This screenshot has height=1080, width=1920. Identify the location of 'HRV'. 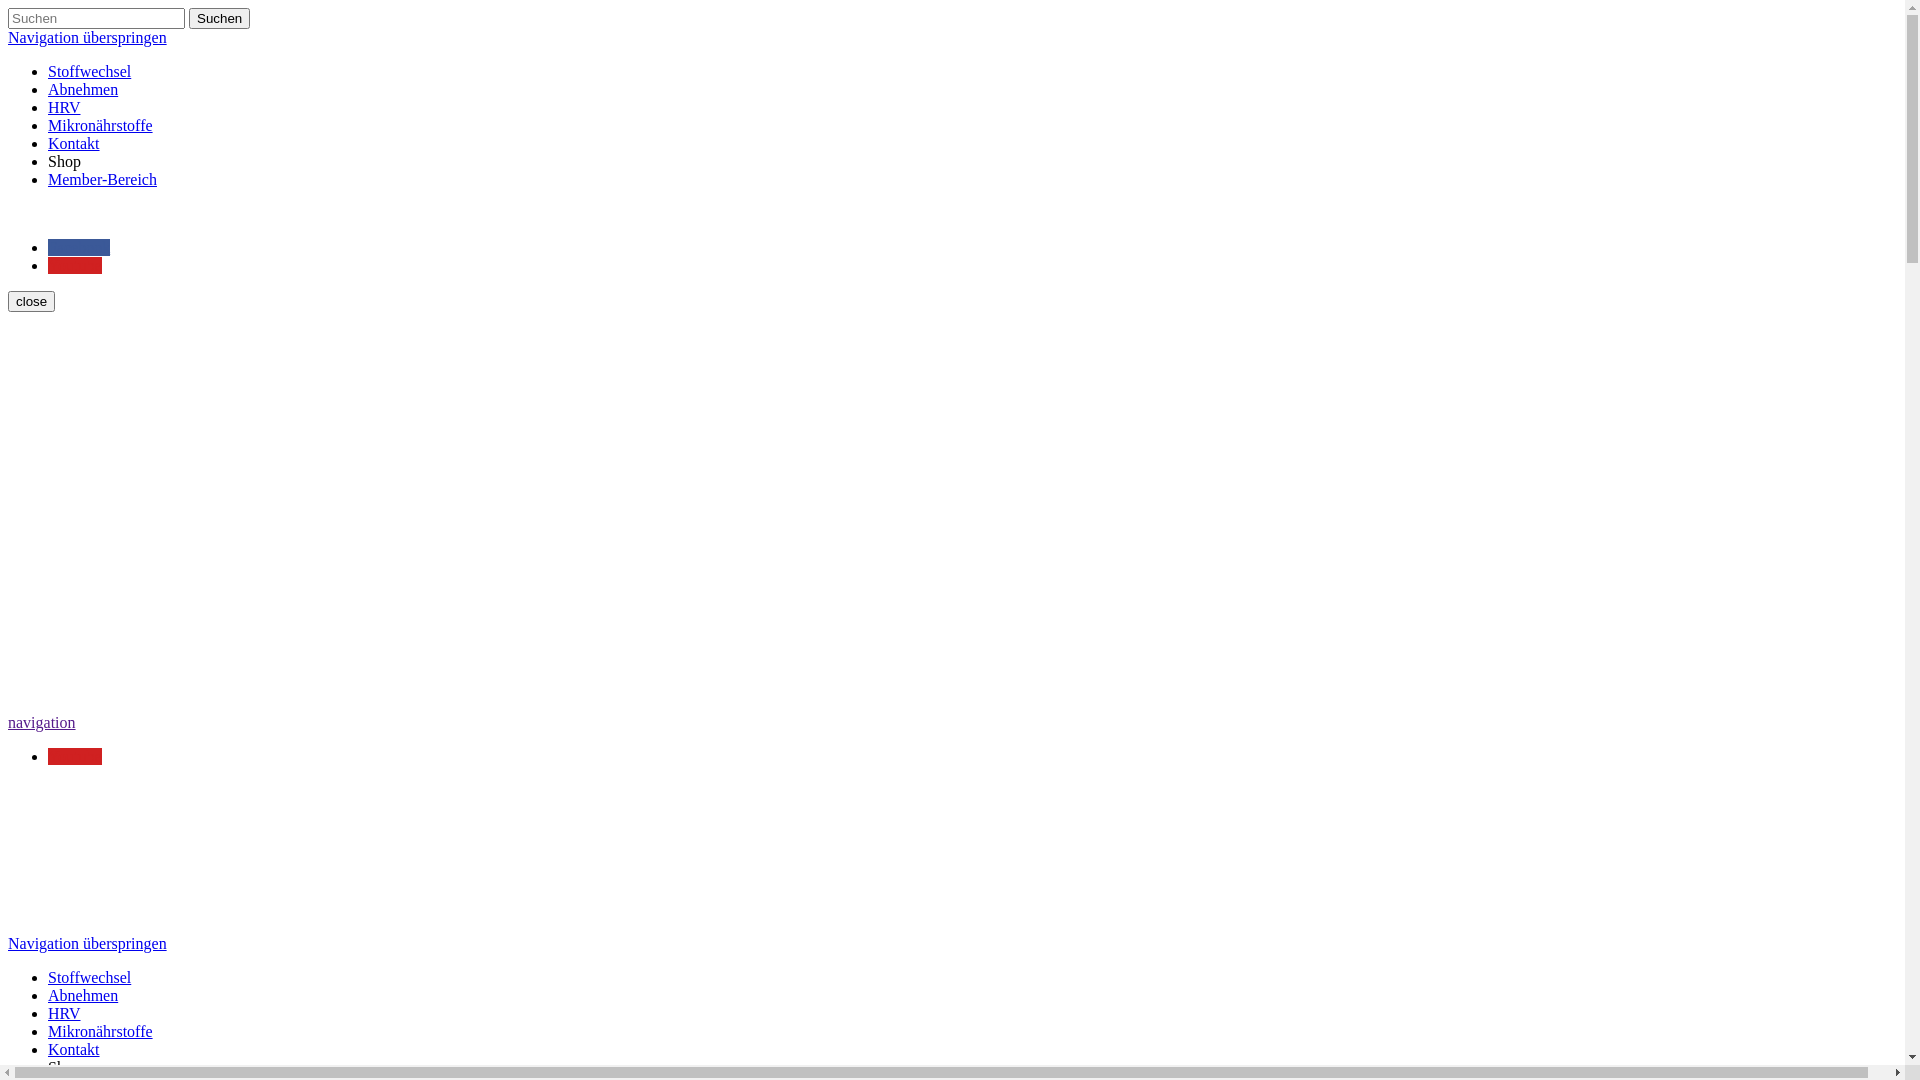
(64, 1013).